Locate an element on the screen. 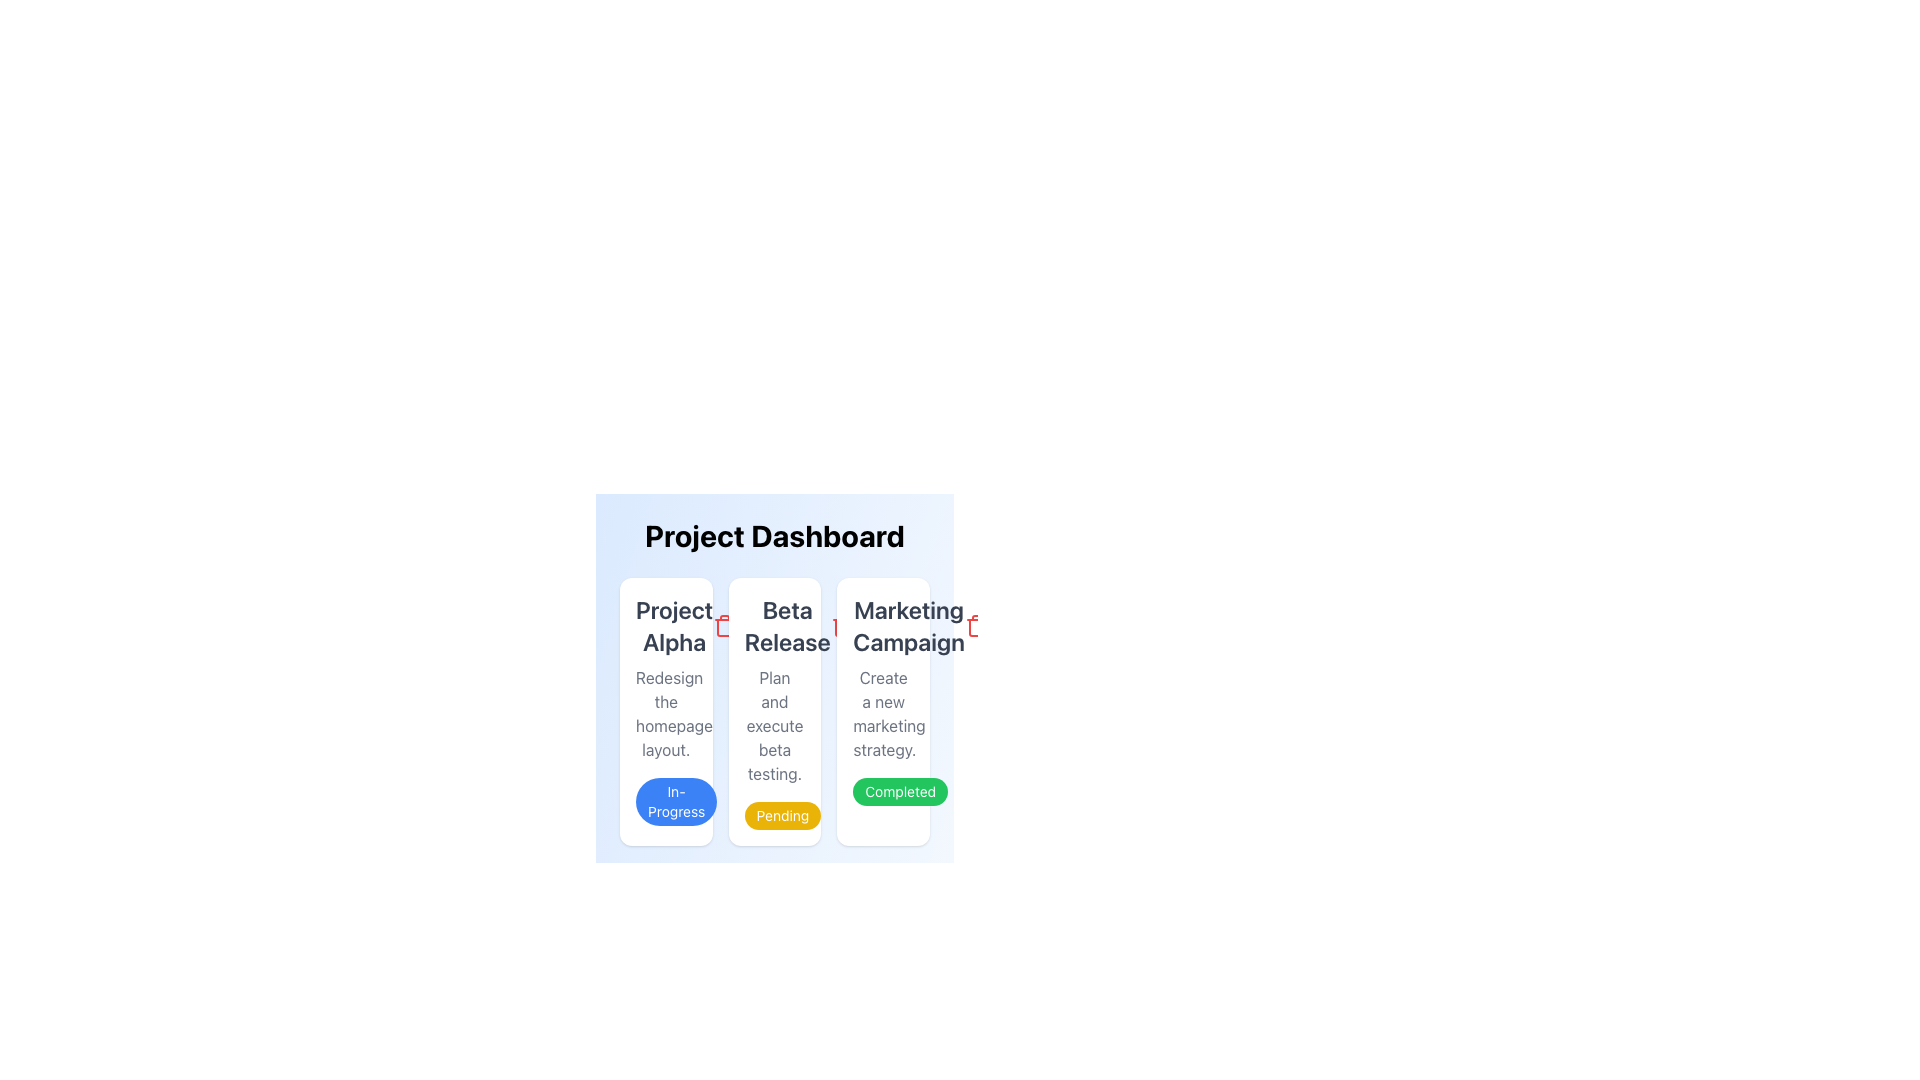 This screenshot has height=1080, width=1920. the button-like component with a yellow background and white text that displays 'Pending', located at the bottom center of the 'Beta Release' card is located at coordinates (781, 816).